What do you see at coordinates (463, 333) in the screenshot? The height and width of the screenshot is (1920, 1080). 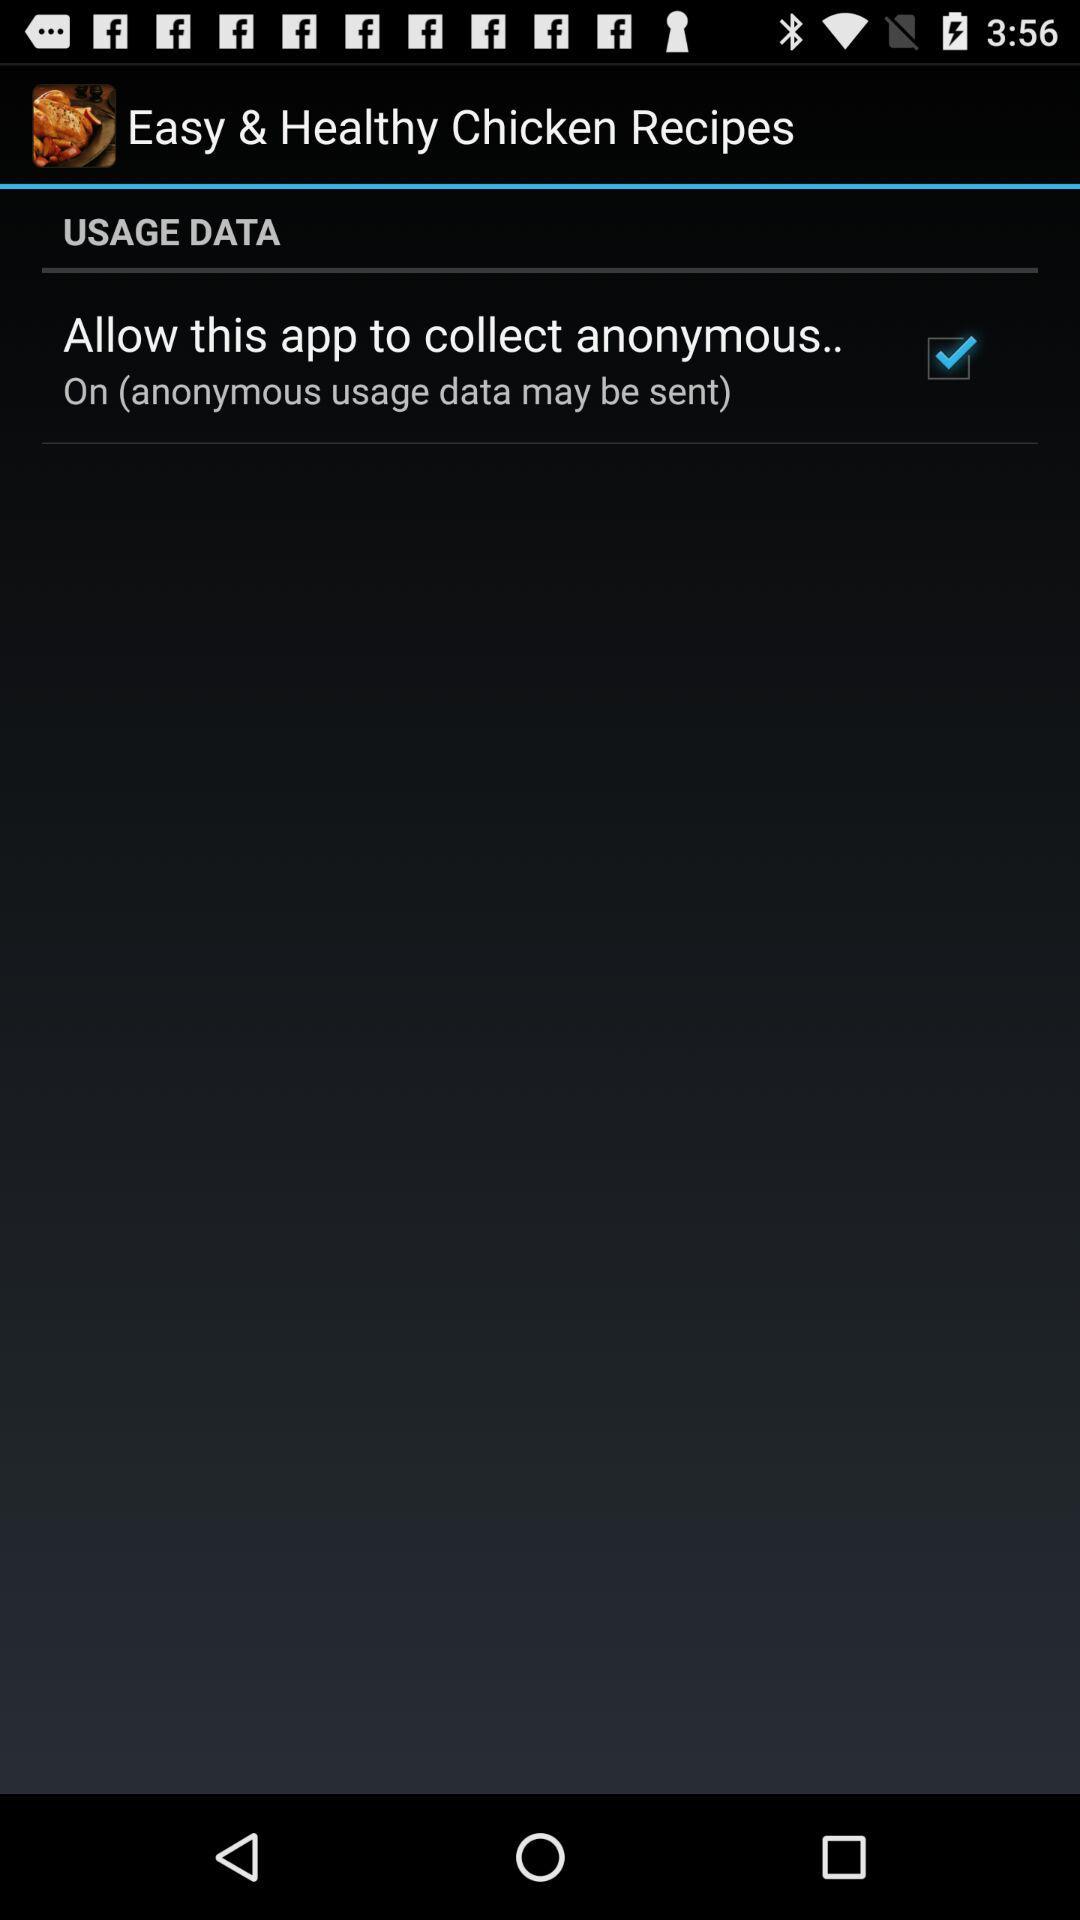 I see `the allow this app item` at bounding box center [463, 333].